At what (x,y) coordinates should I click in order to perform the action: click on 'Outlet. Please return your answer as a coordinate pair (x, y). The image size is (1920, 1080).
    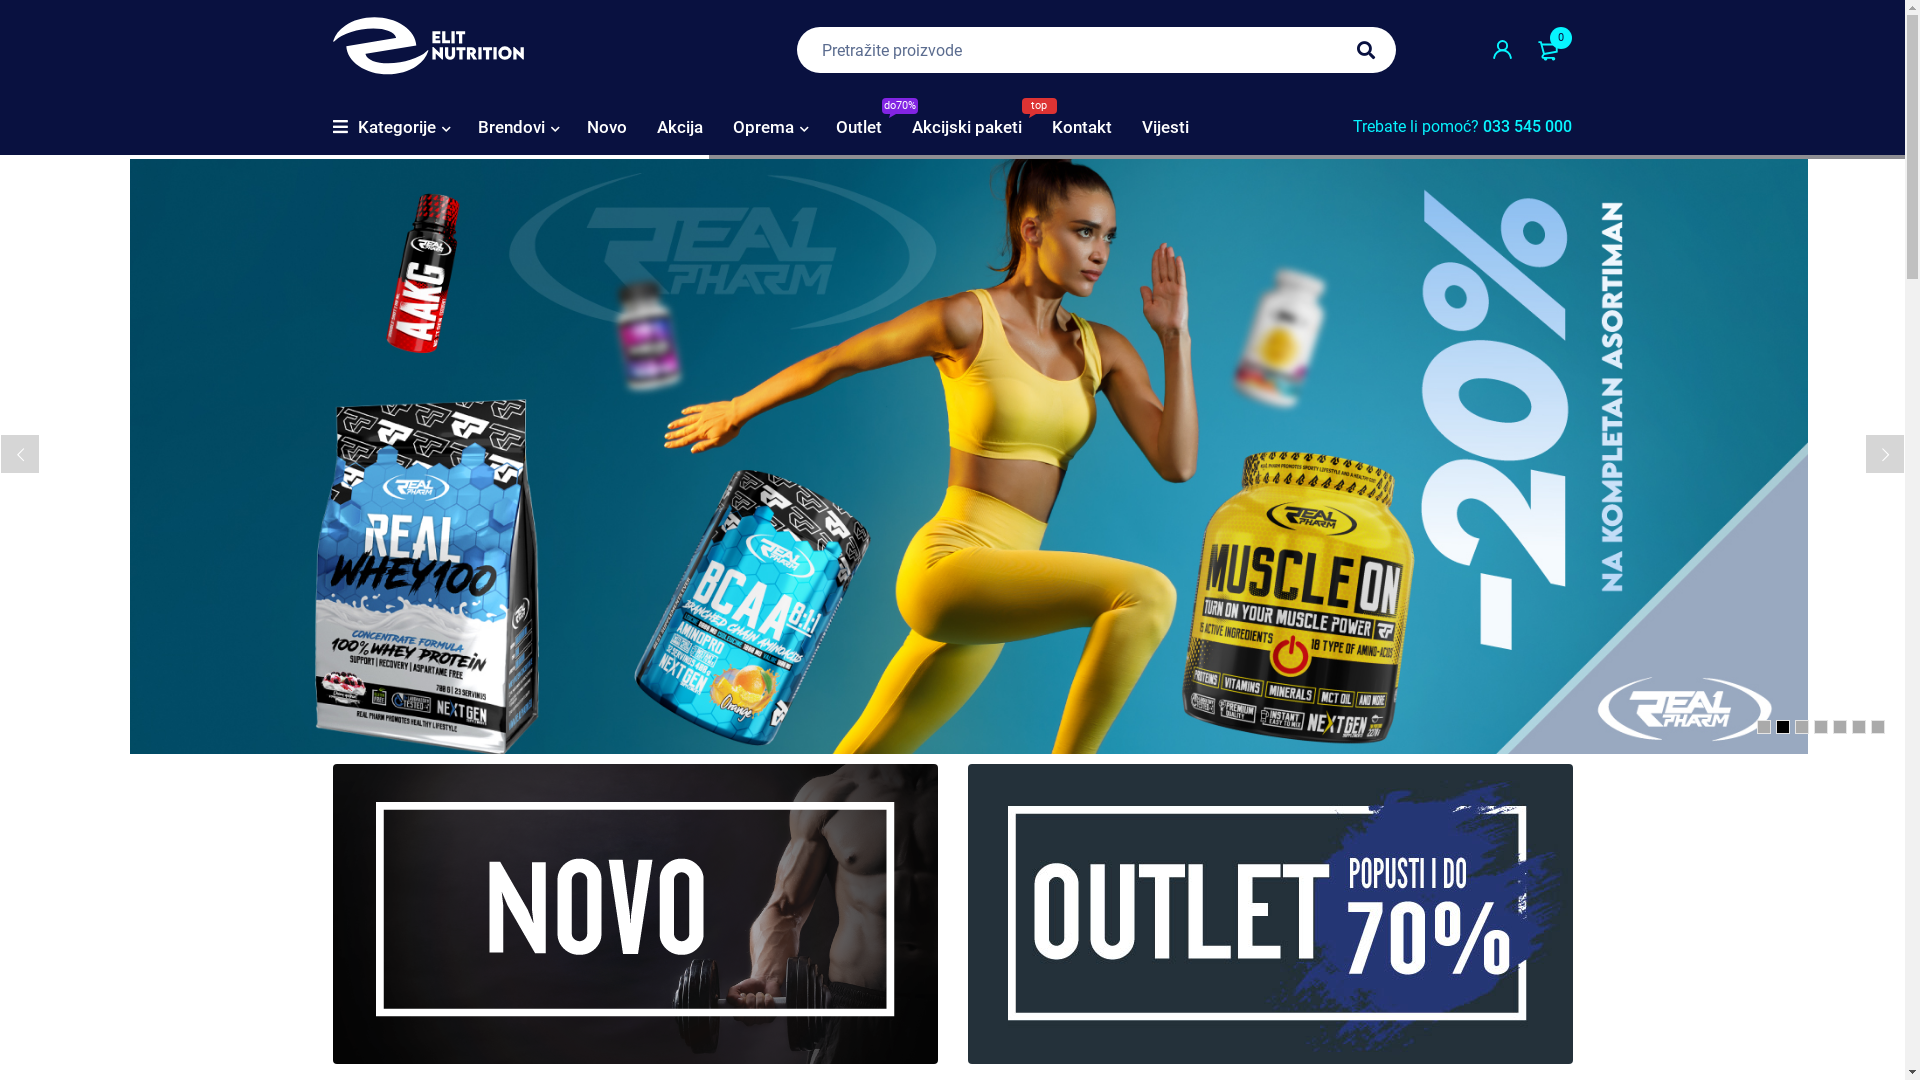
    Looking at the image, I should click on (835, 127).